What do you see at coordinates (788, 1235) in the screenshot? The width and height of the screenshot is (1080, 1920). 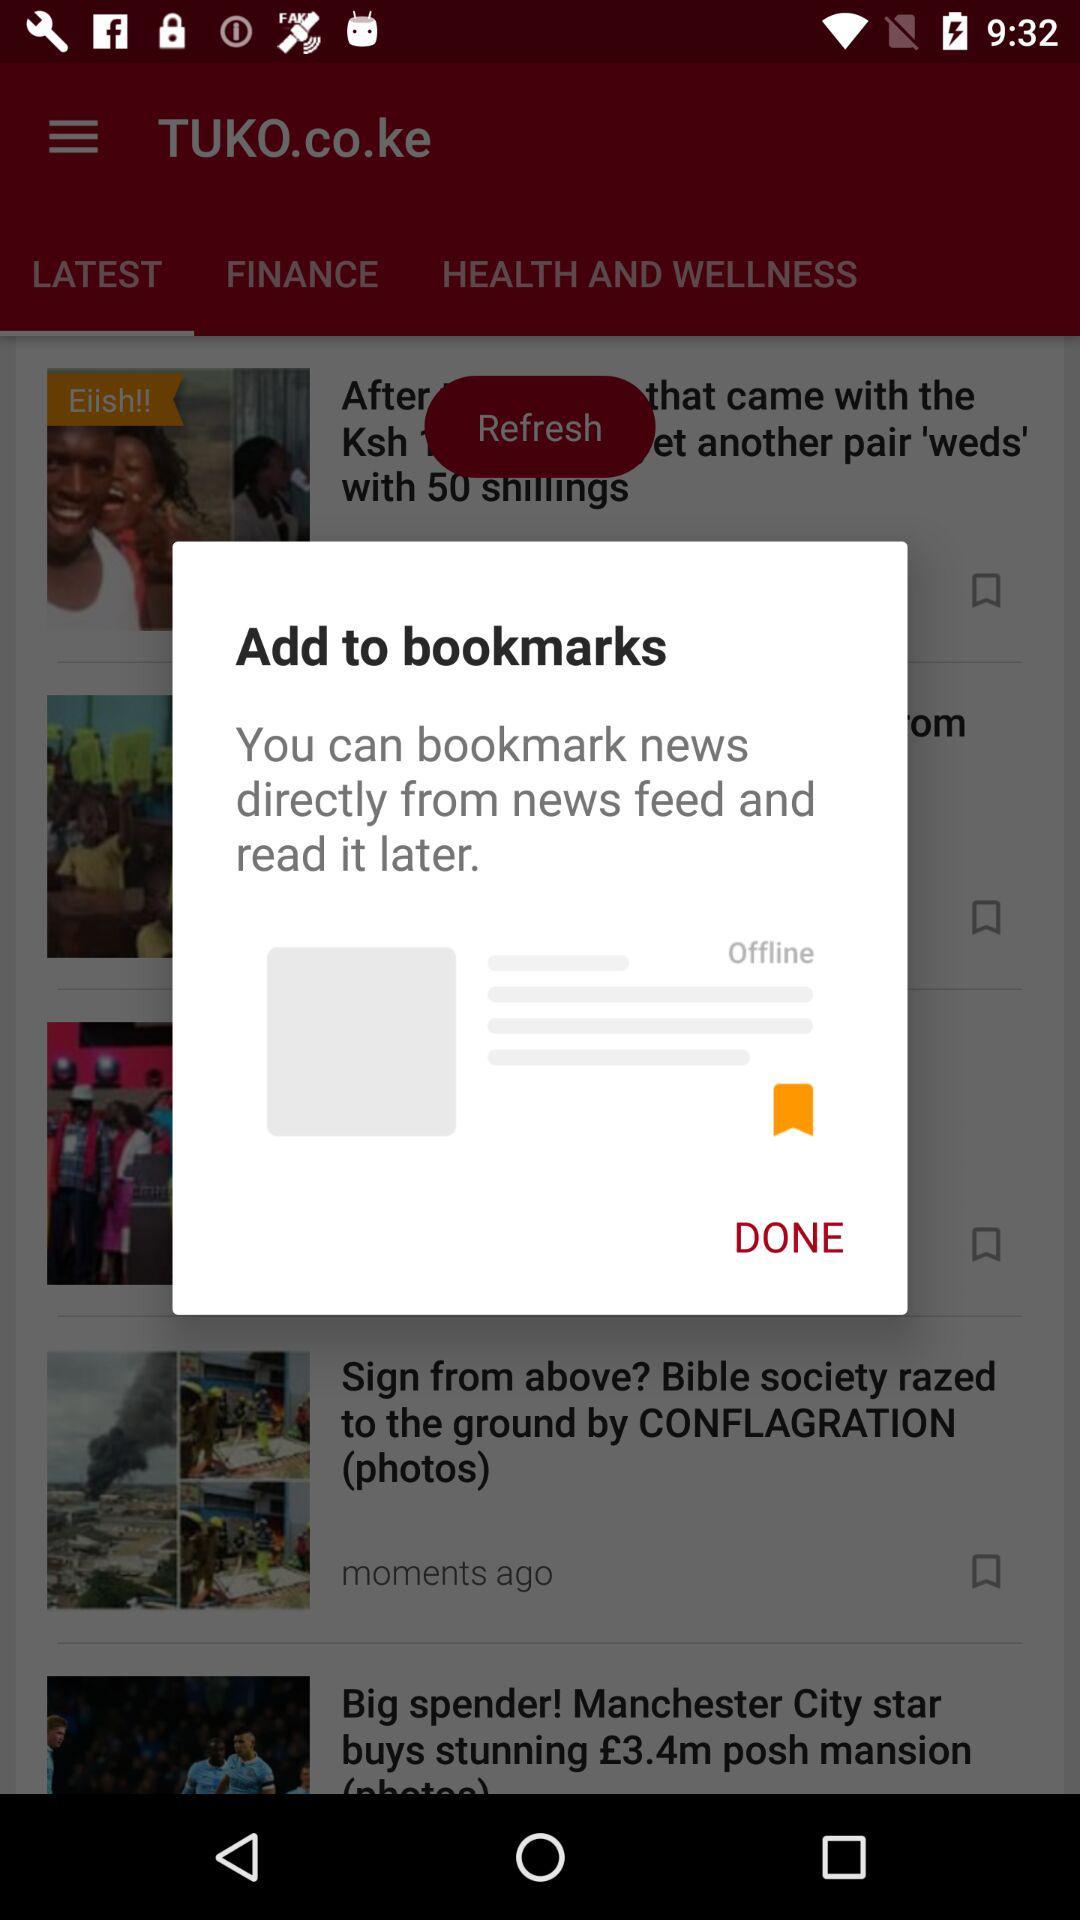 I see `the done on the right` at bounding box center [788, 1235].